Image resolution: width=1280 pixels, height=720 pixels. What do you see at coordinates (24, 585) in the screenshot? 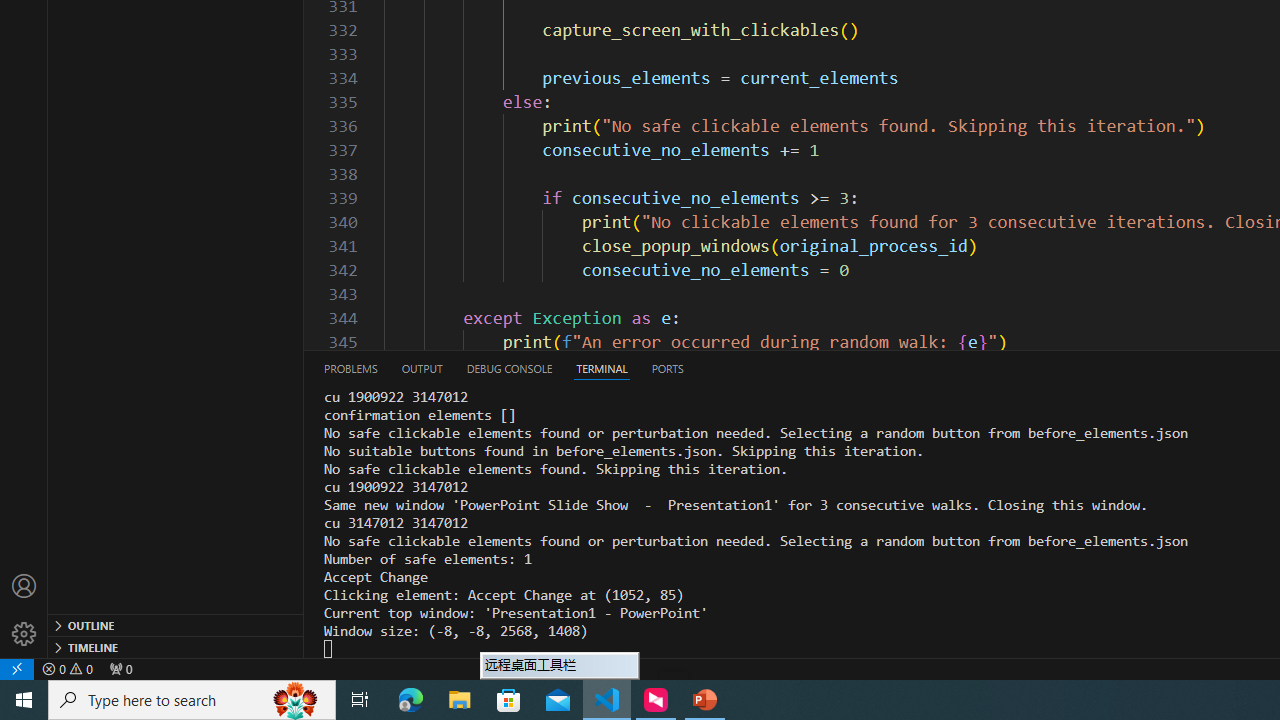
I see `'Accounts'` at bounding box center [24, 585].